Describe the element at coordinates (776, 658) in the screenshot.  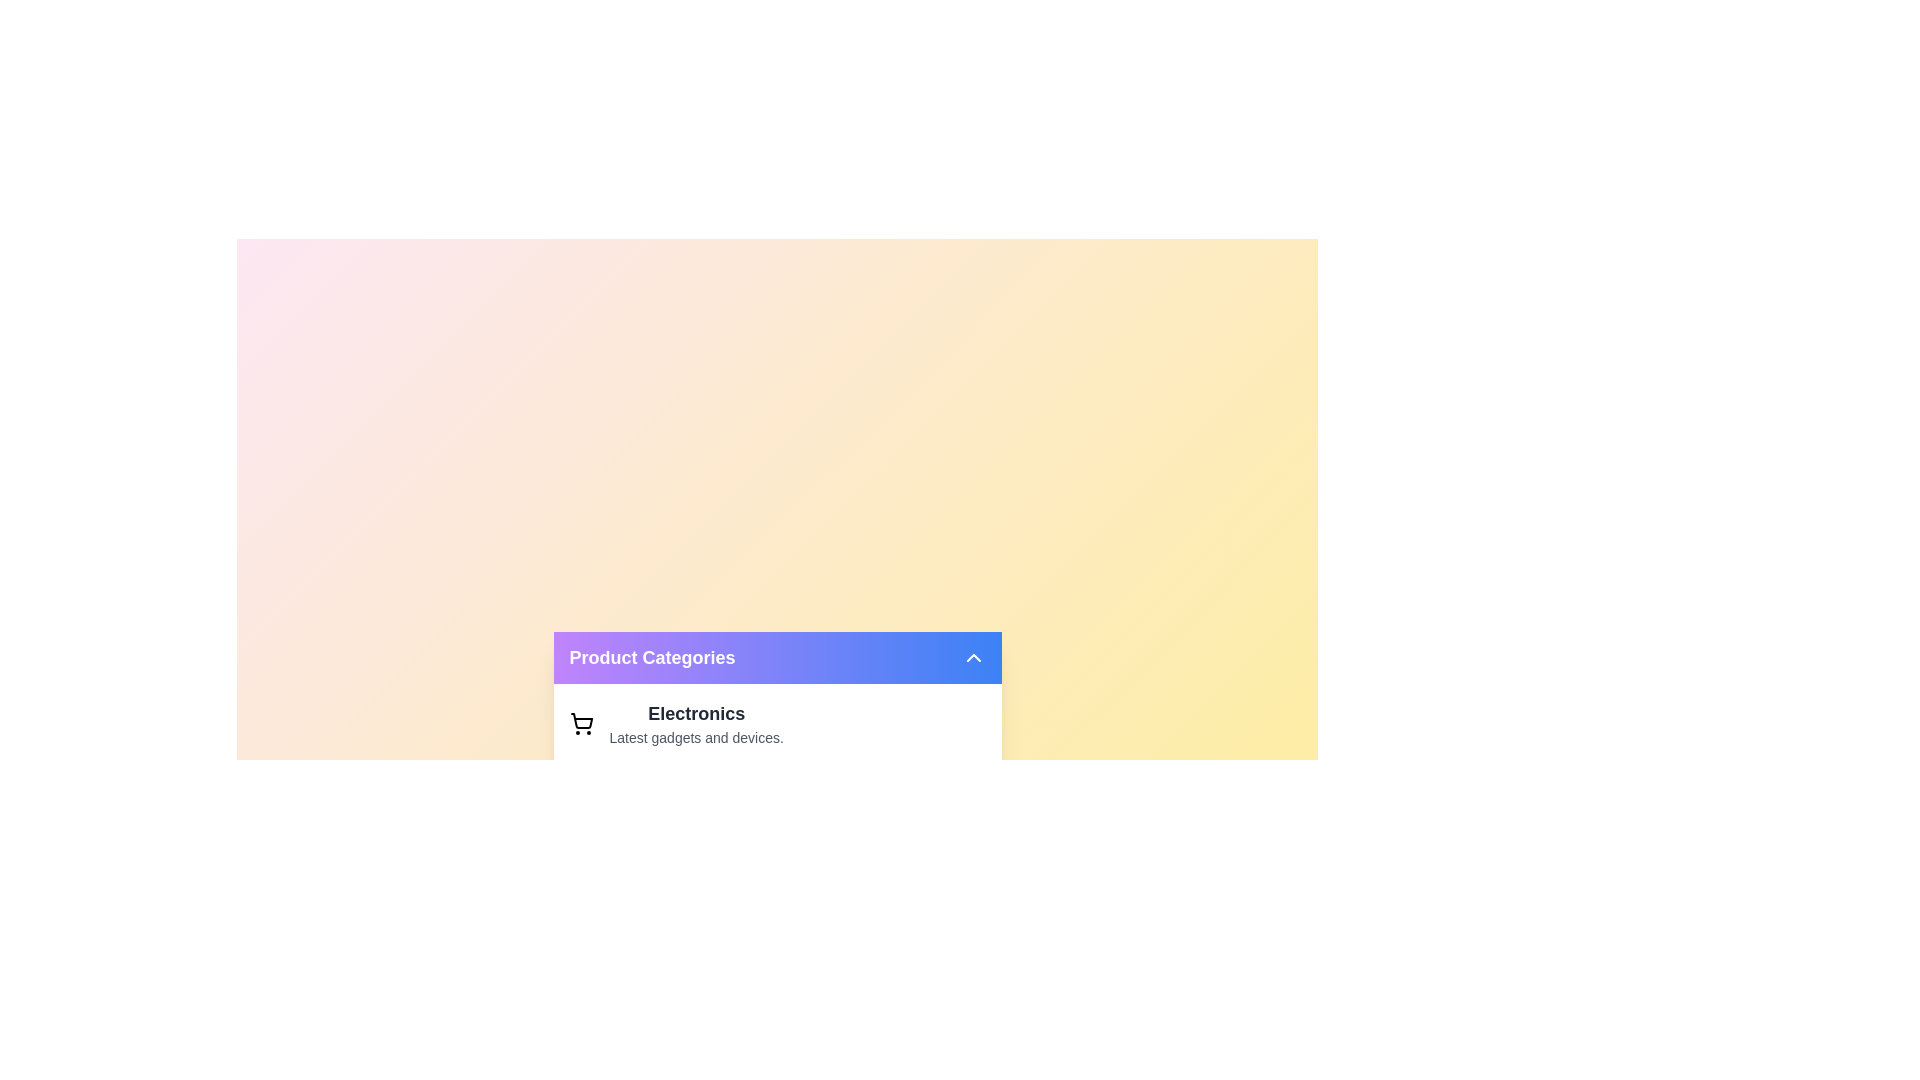
I see `the 'Product Categories' header button to toggle the visibility of the product category list` at that location.